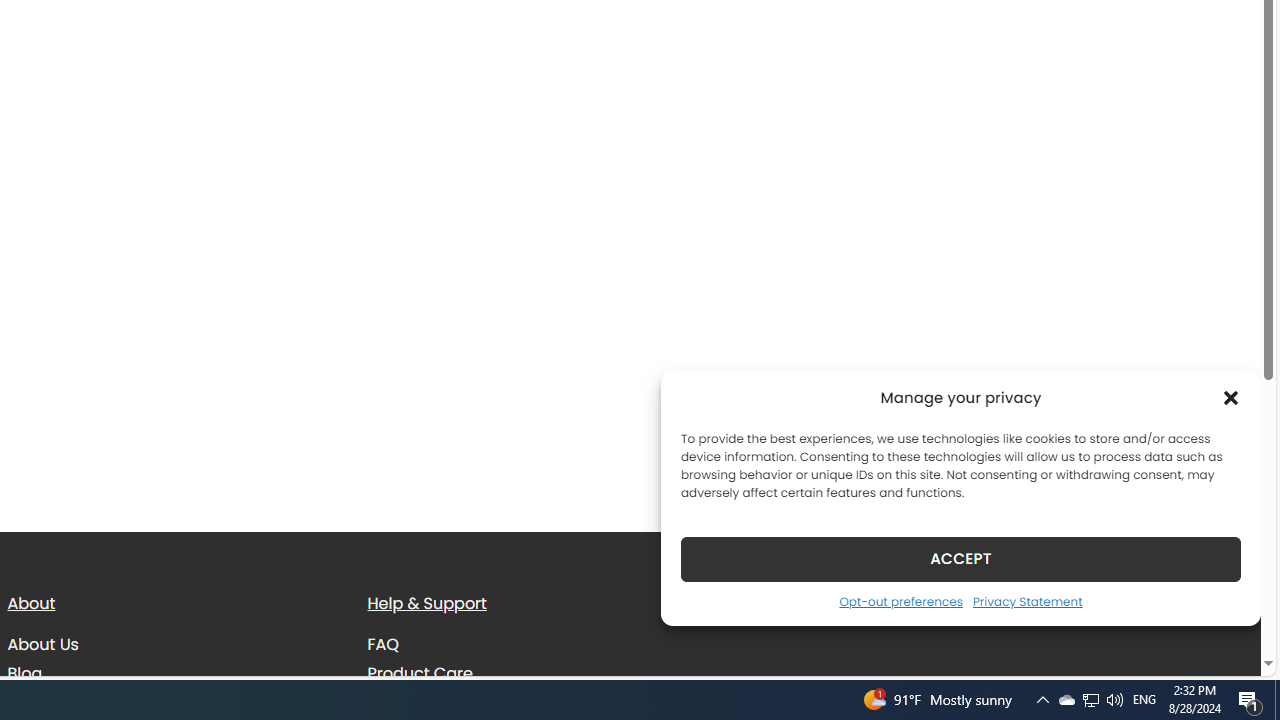 The width and height of the screenshot is (1280, 720). I want to click on 'Opt-out preferences', so click(899, 600).